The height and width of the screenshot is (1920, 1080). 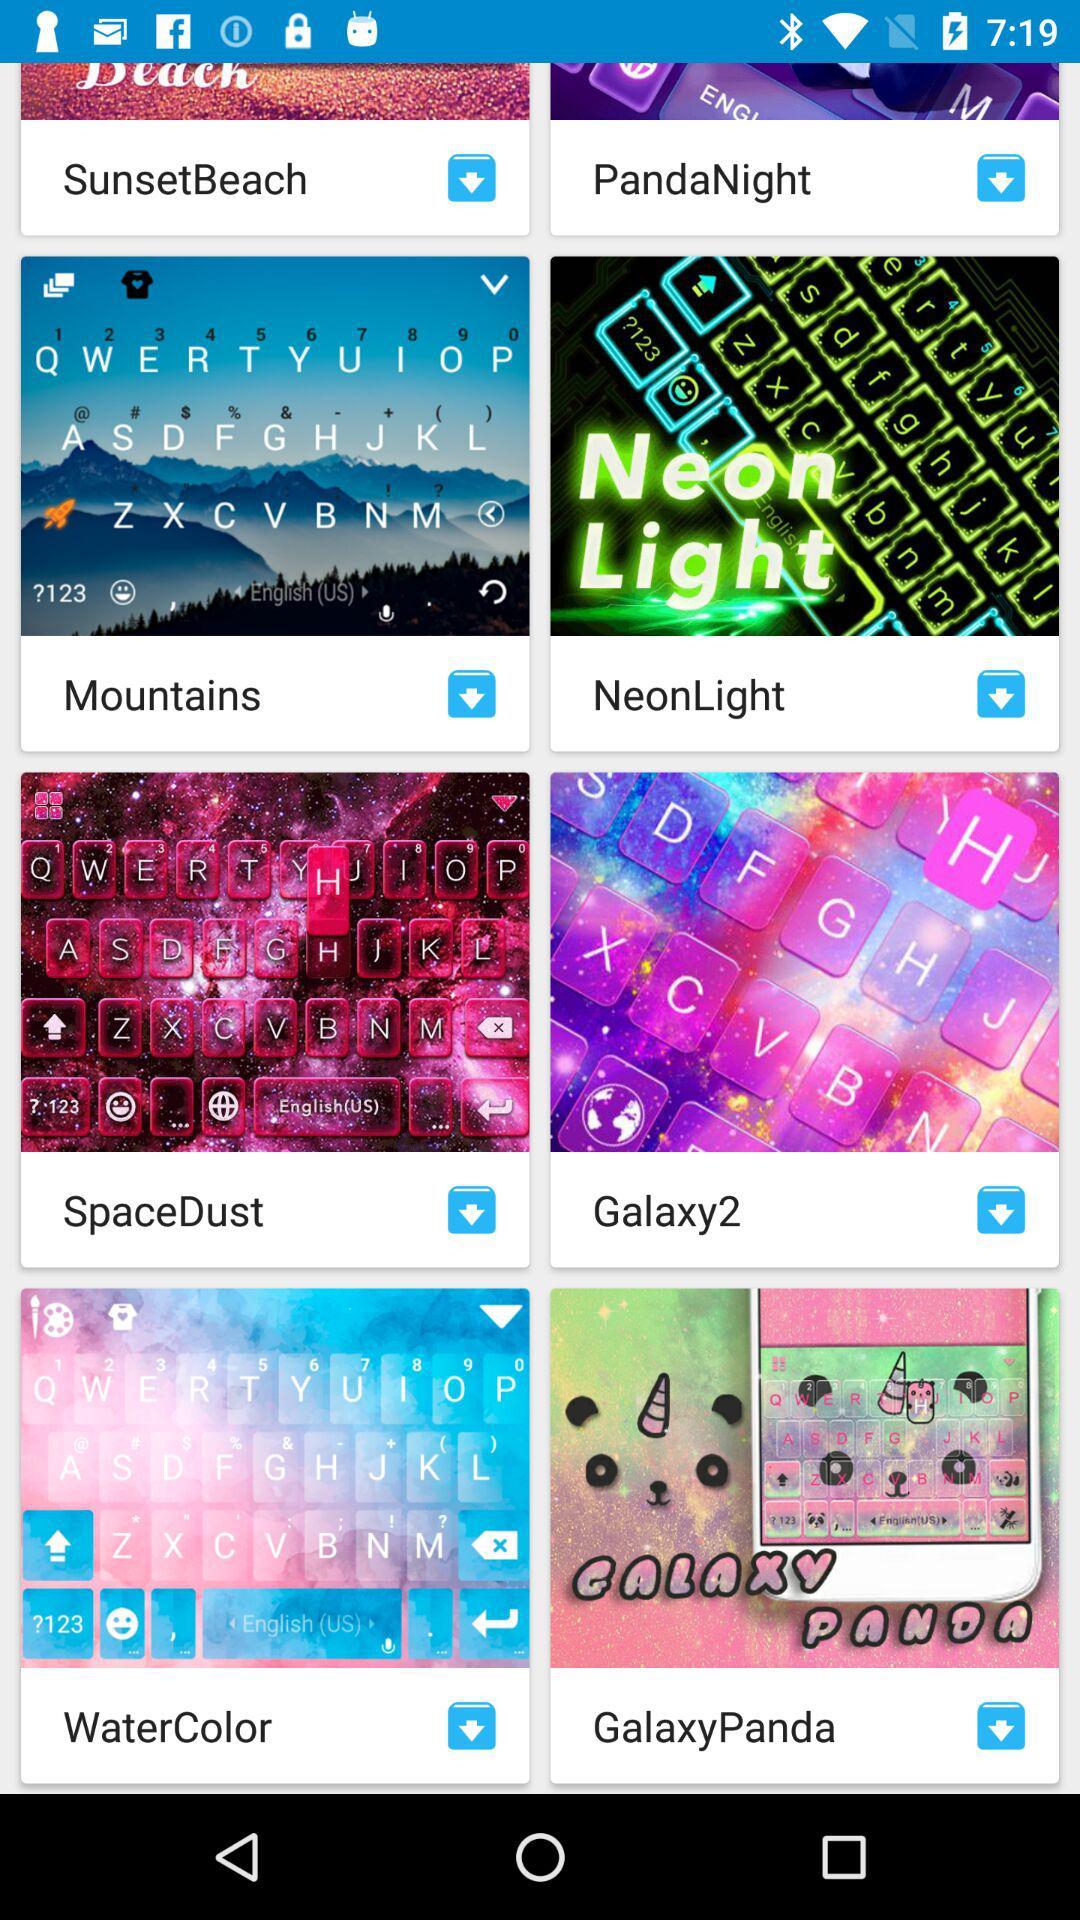 What do you see at coordinates (1001, 177) in the screenshot?
I see `download selection` at bounding box center [1001, 177].